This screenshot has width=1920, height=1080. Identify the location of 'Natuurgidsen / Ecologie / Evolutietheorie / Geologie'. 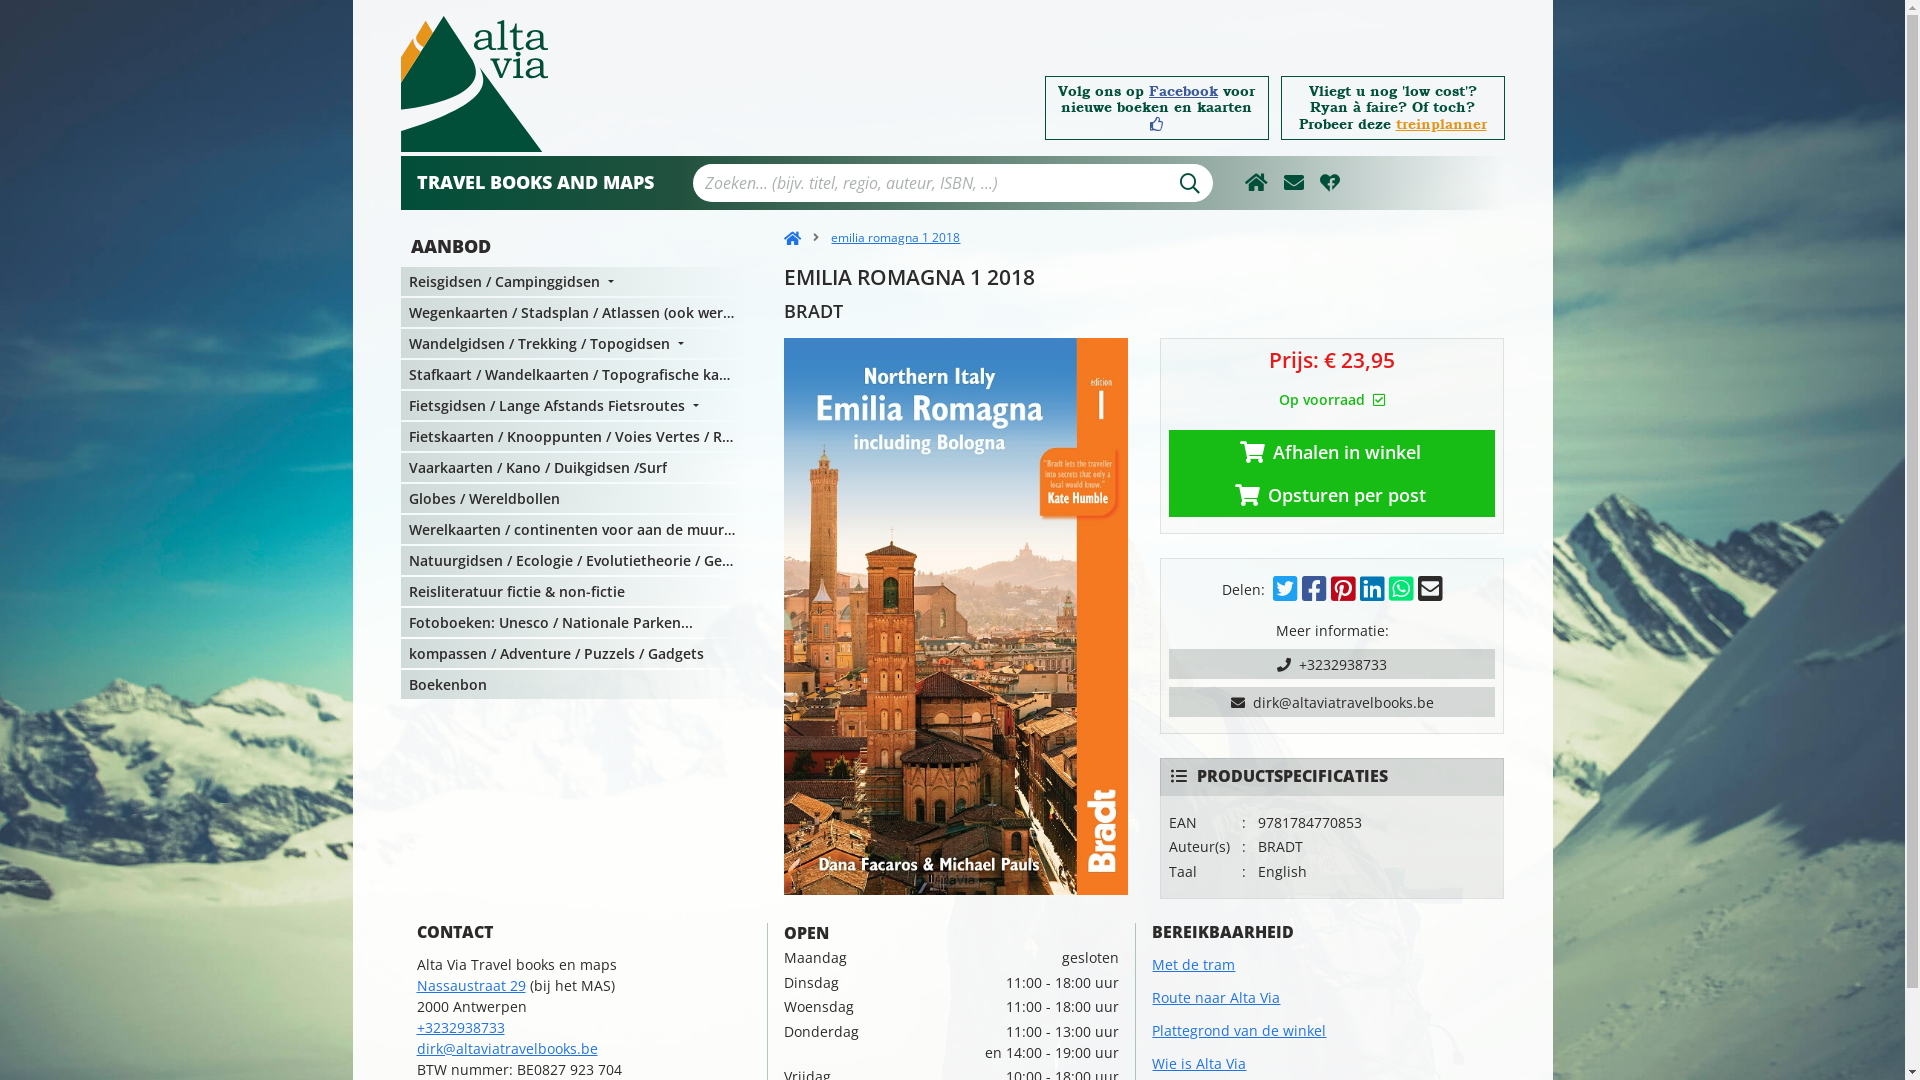
(575, 560).